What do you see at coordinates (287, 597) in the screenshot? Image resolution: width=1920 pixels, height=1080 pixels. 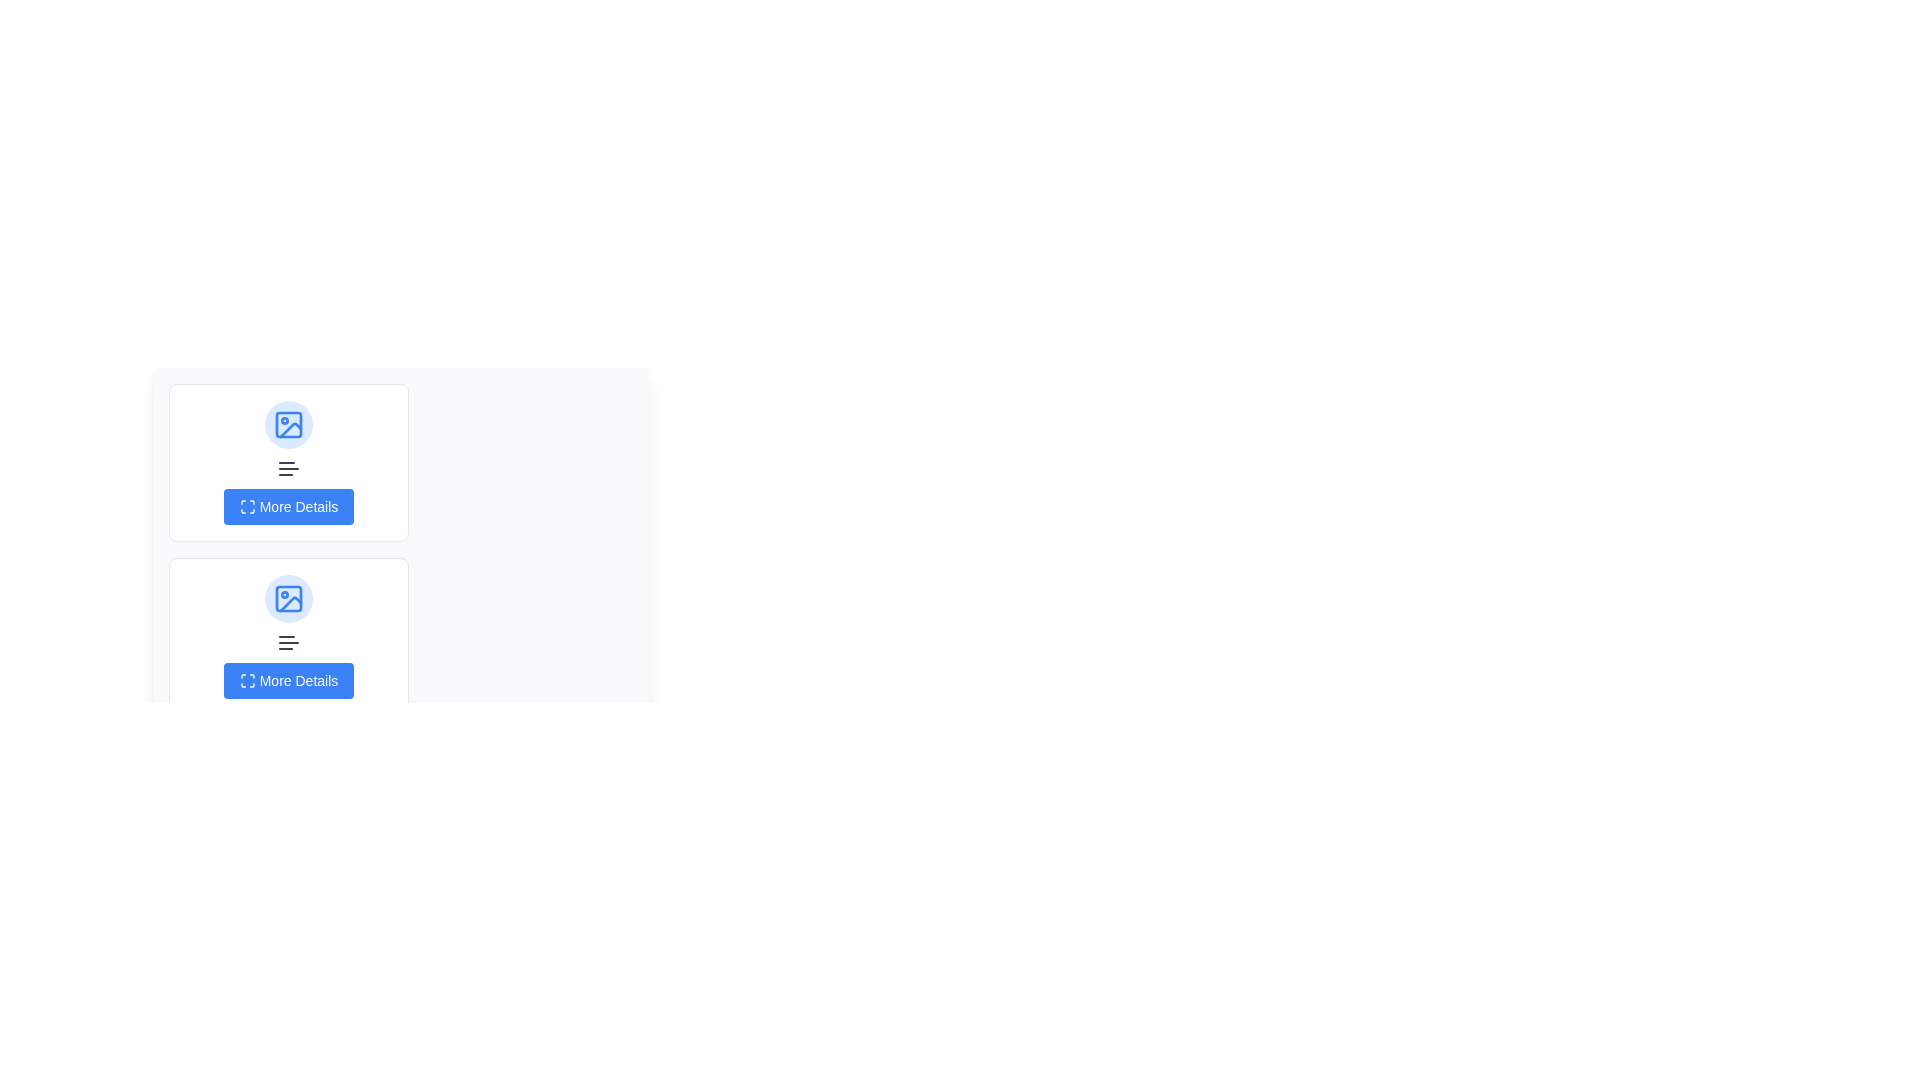 I see `the square-shaped graphical component with rounded corners that has blue accents and depicts an image, located in the upper card's header section of a listing of cards` at bounding box center [287, 597].